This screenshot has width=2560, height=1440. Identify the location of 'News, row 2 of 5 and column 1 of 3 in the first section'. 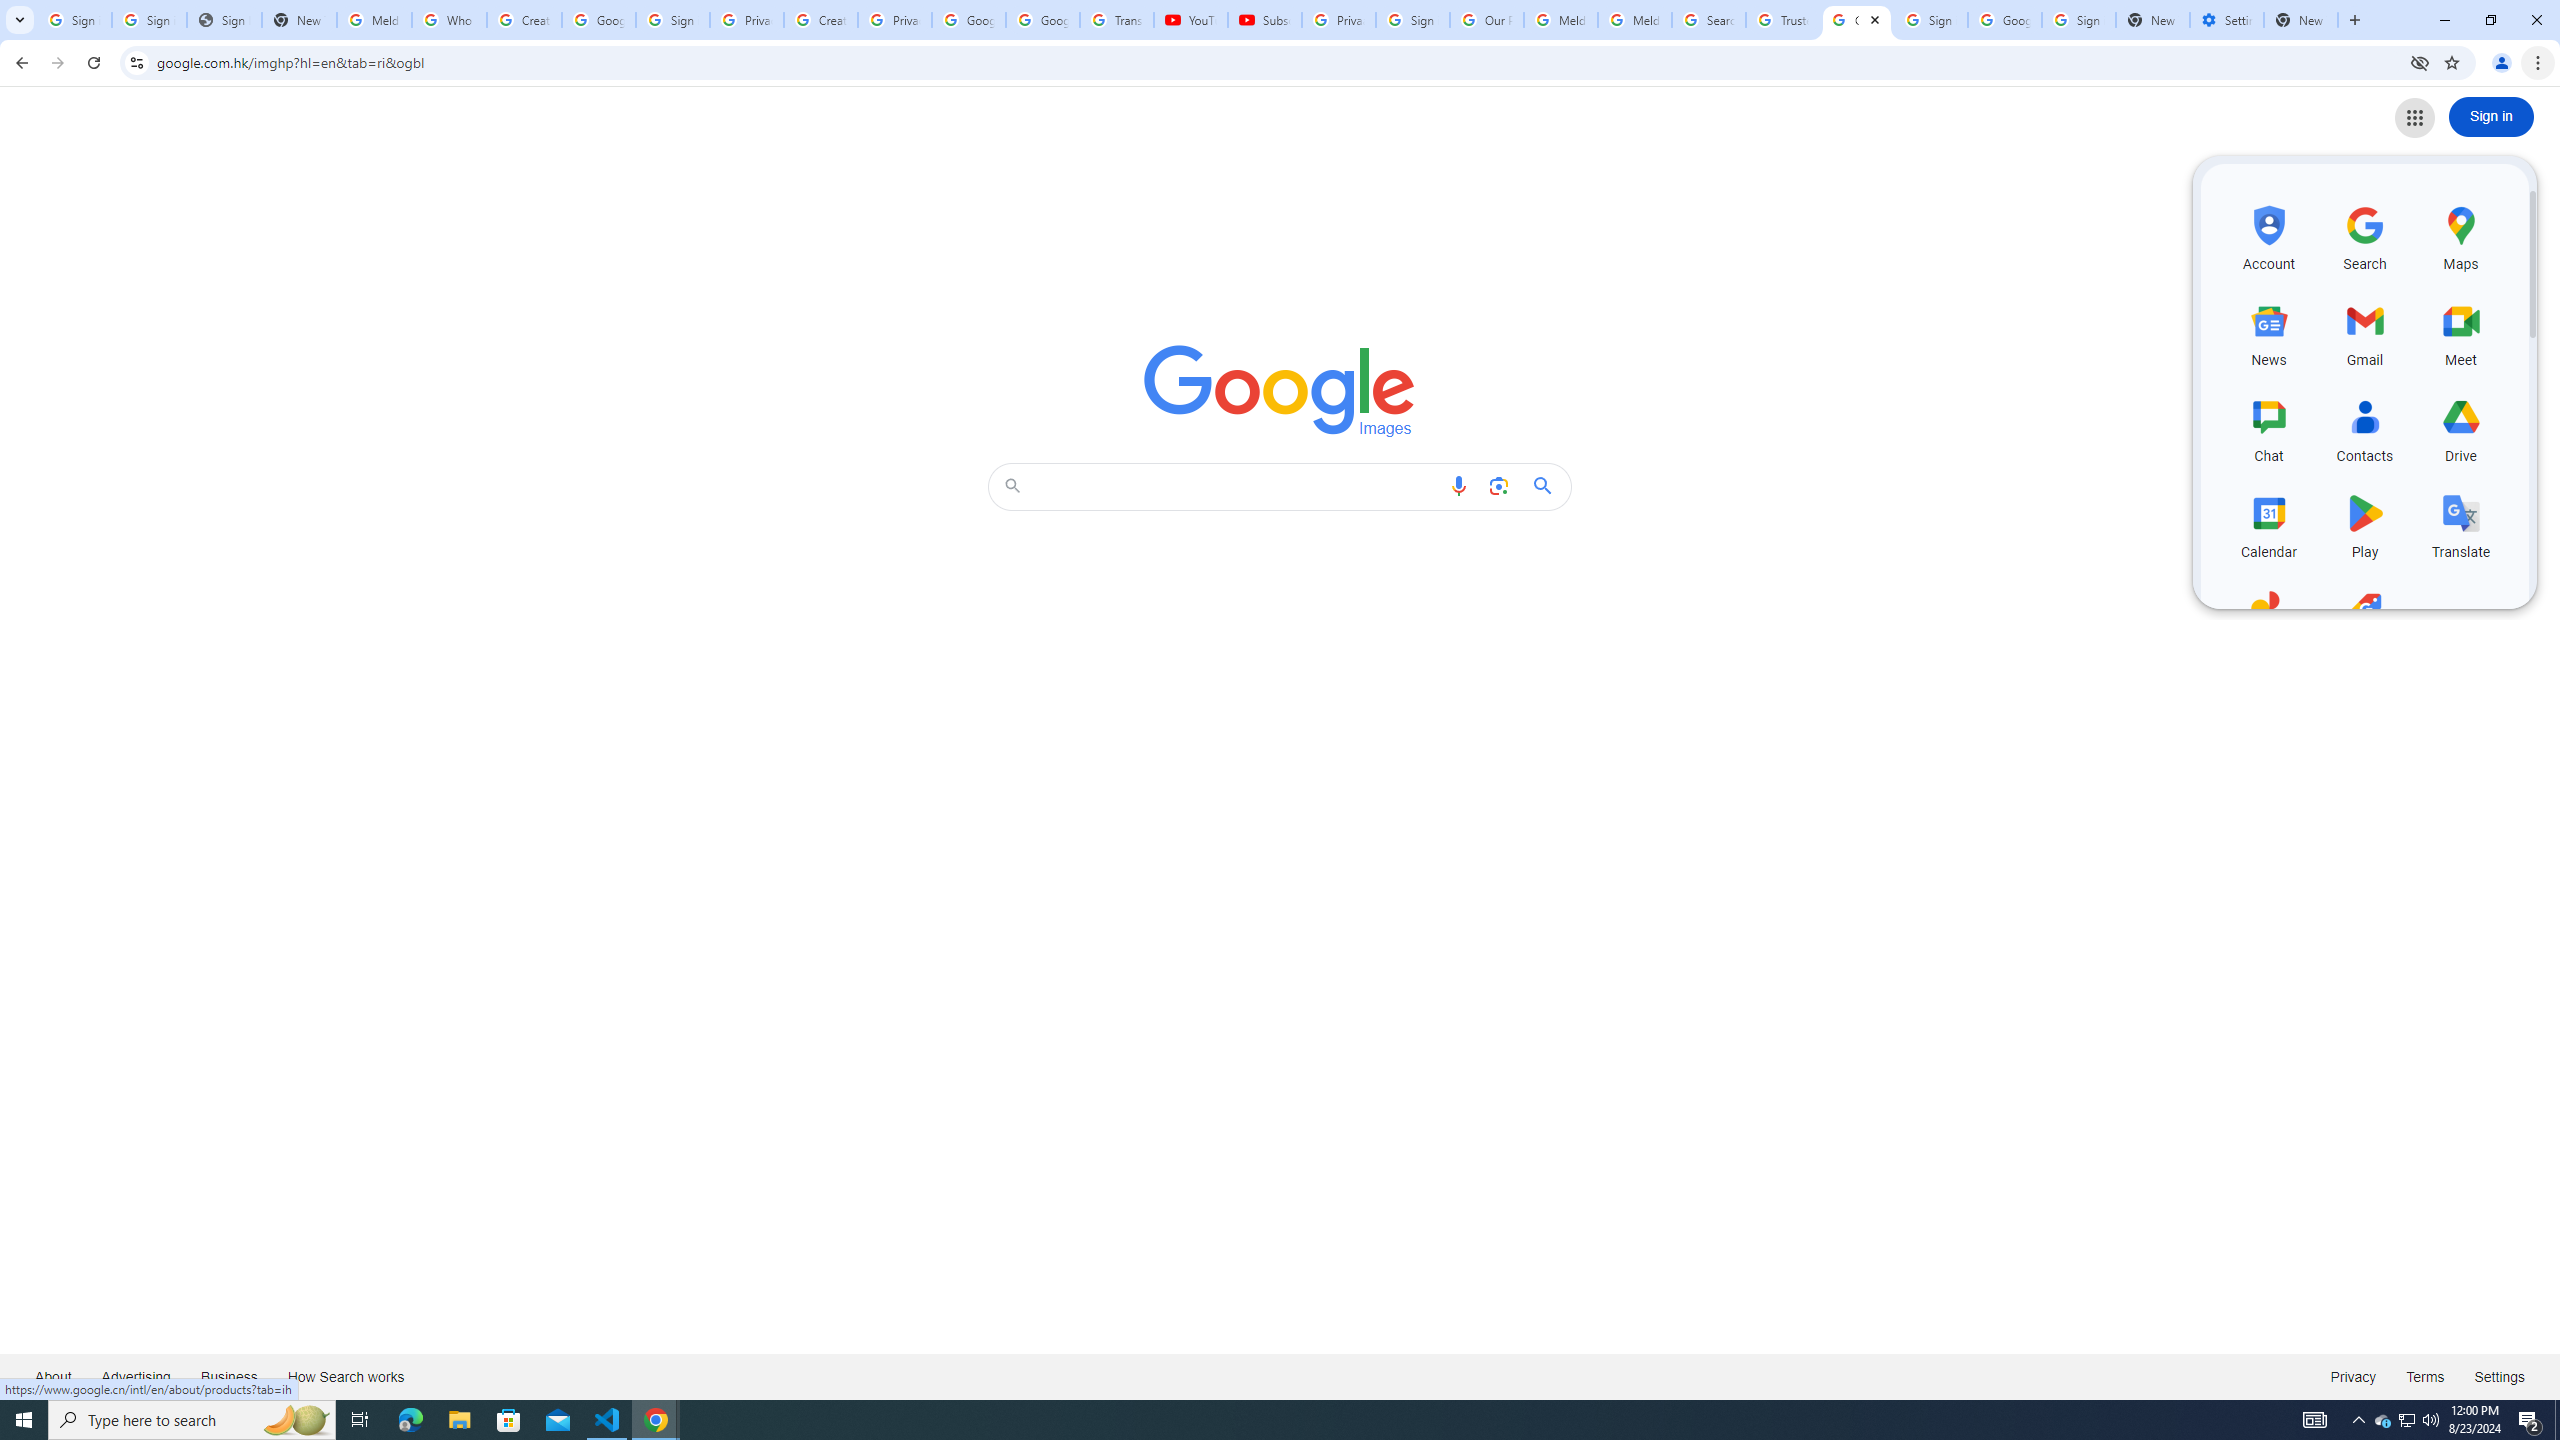
(2268, 330).